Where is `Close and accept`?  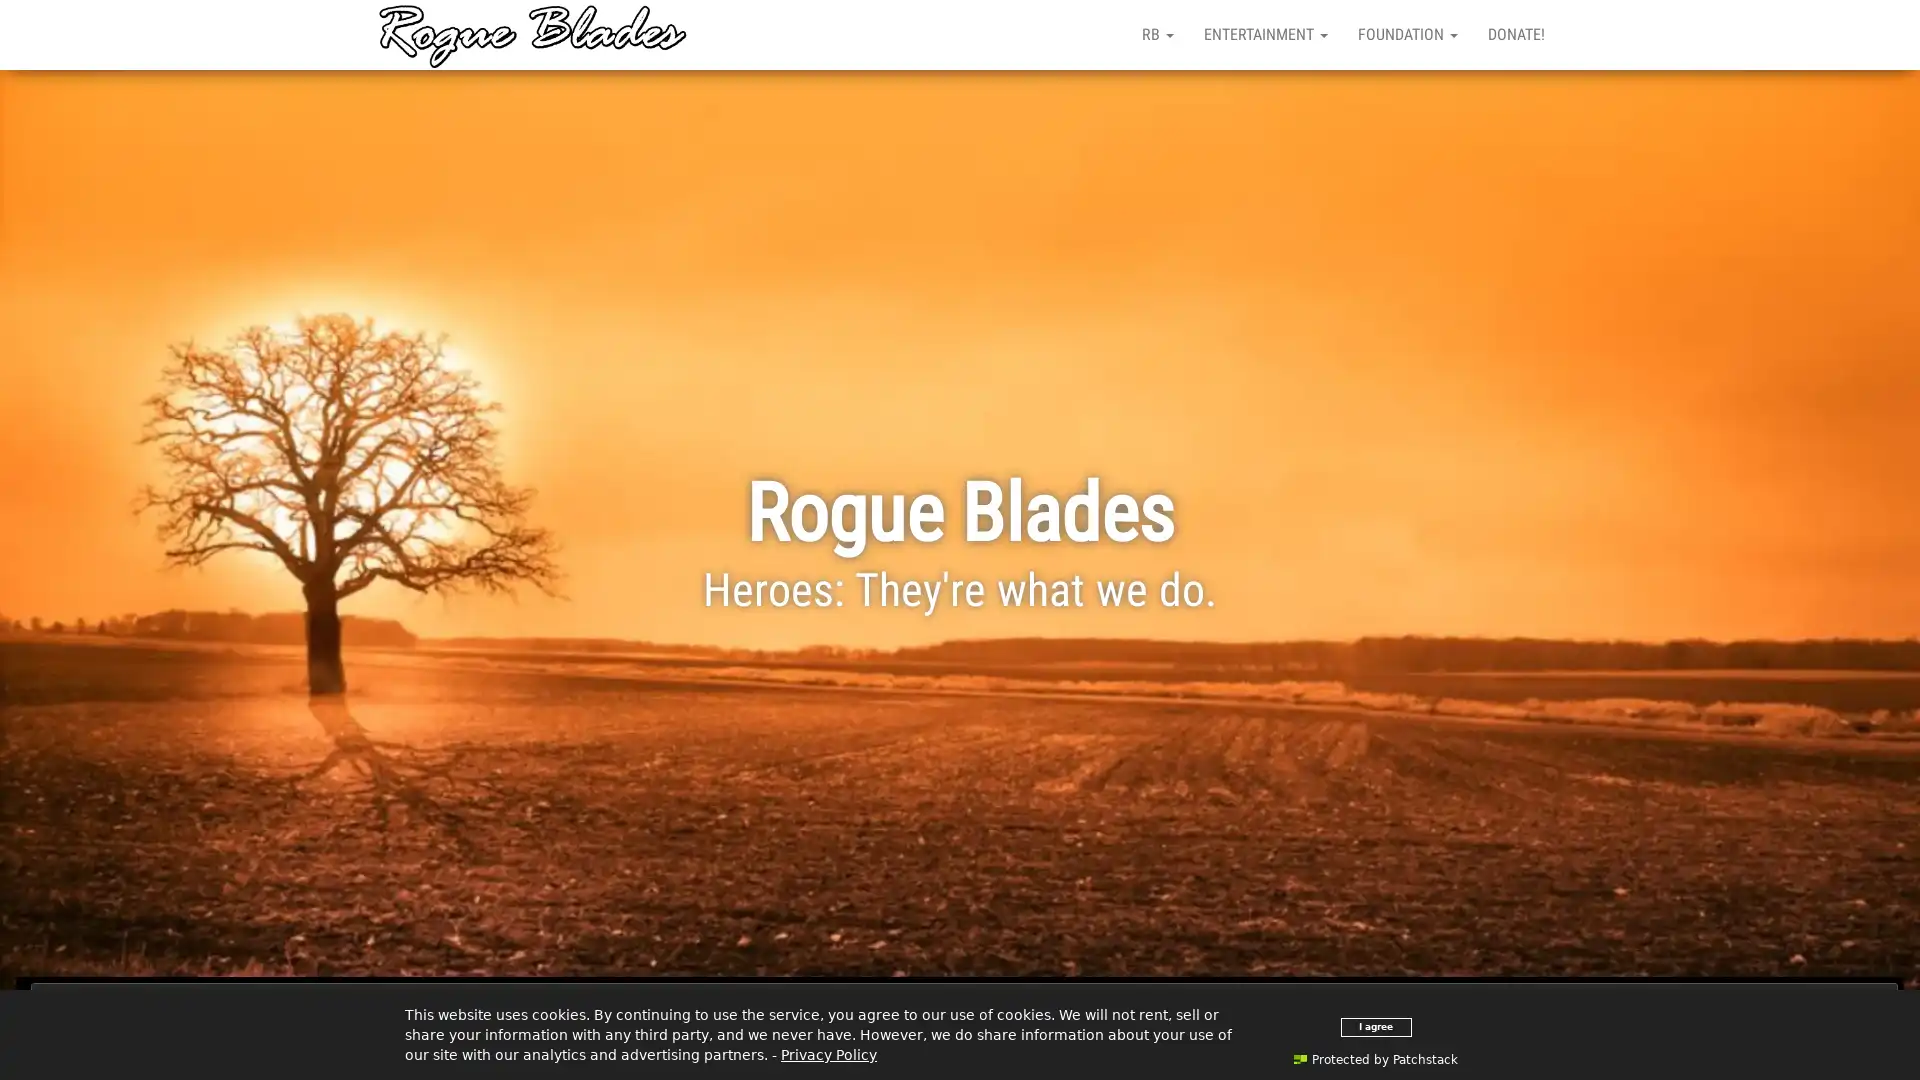 Close and accept is located at coordinates (964, 1002).